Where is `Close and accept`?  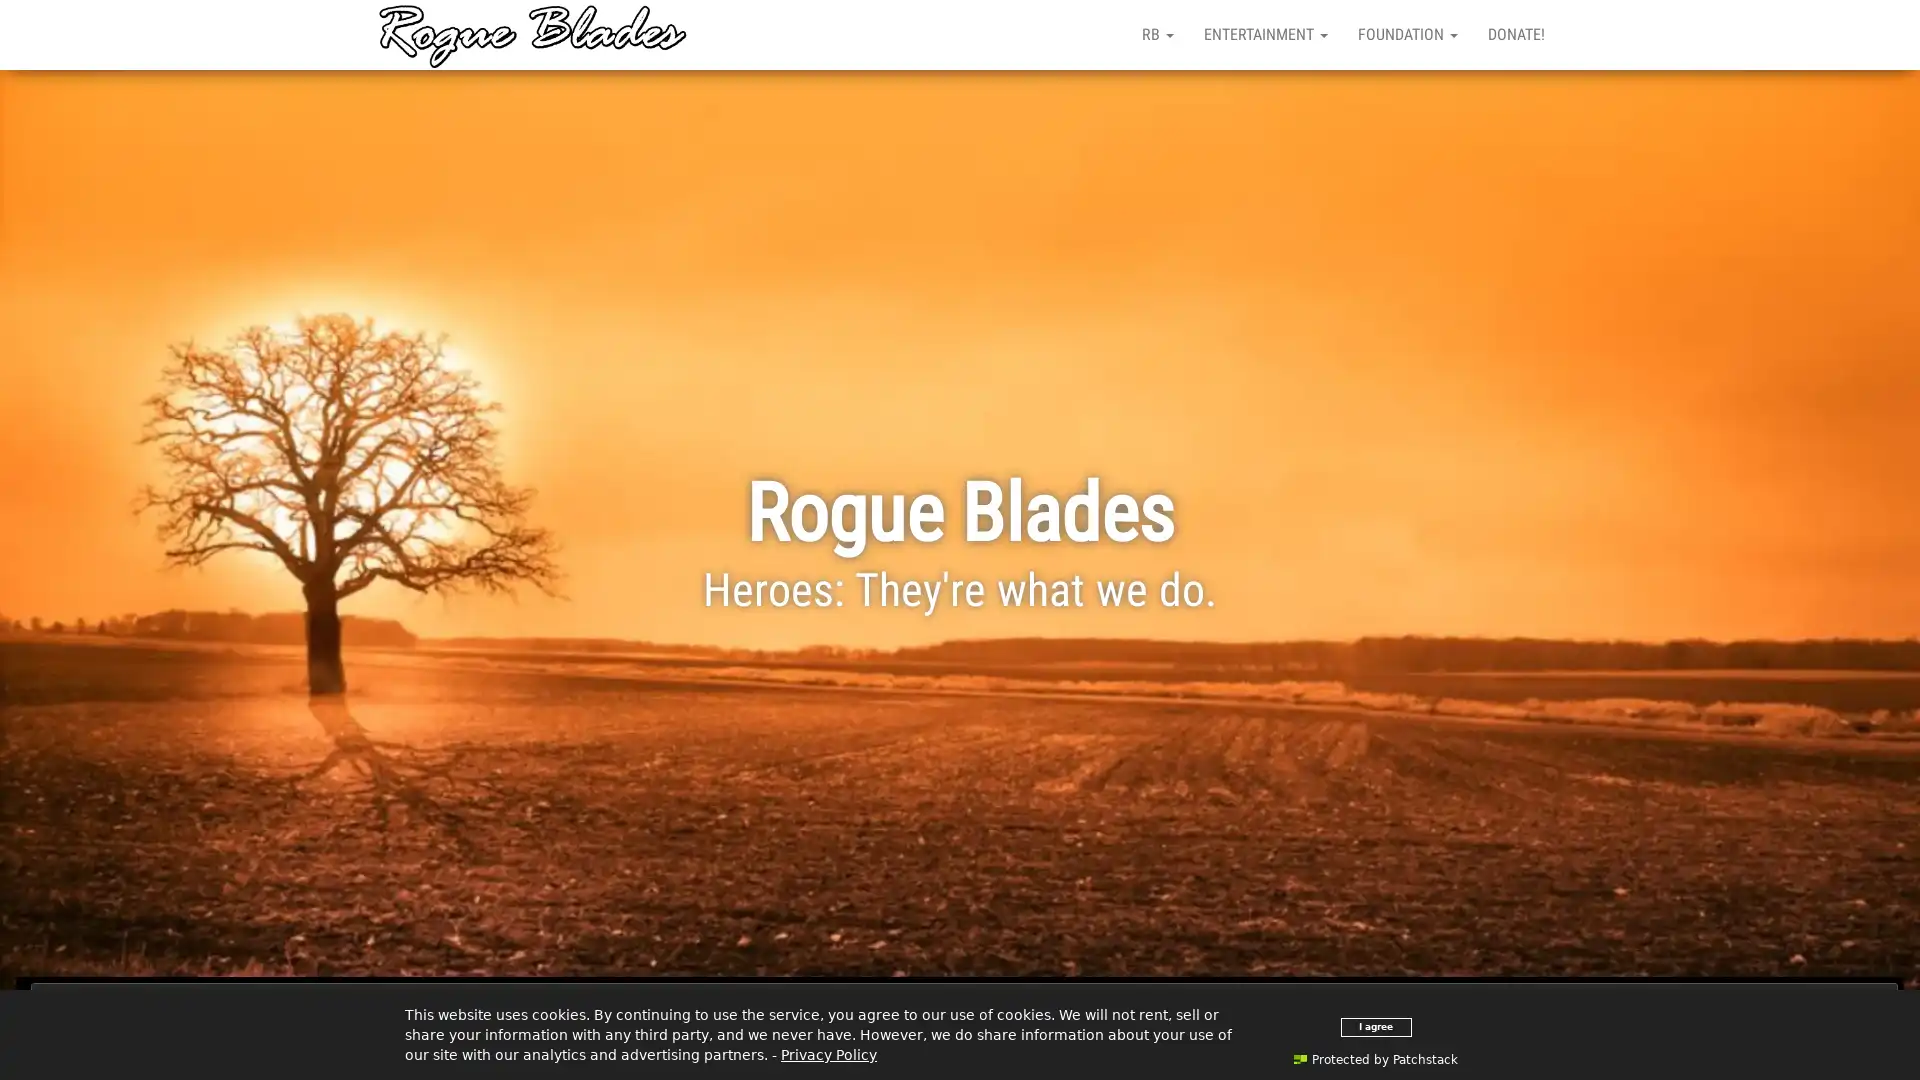 Close and accept is located at coordinates (964, 1002).